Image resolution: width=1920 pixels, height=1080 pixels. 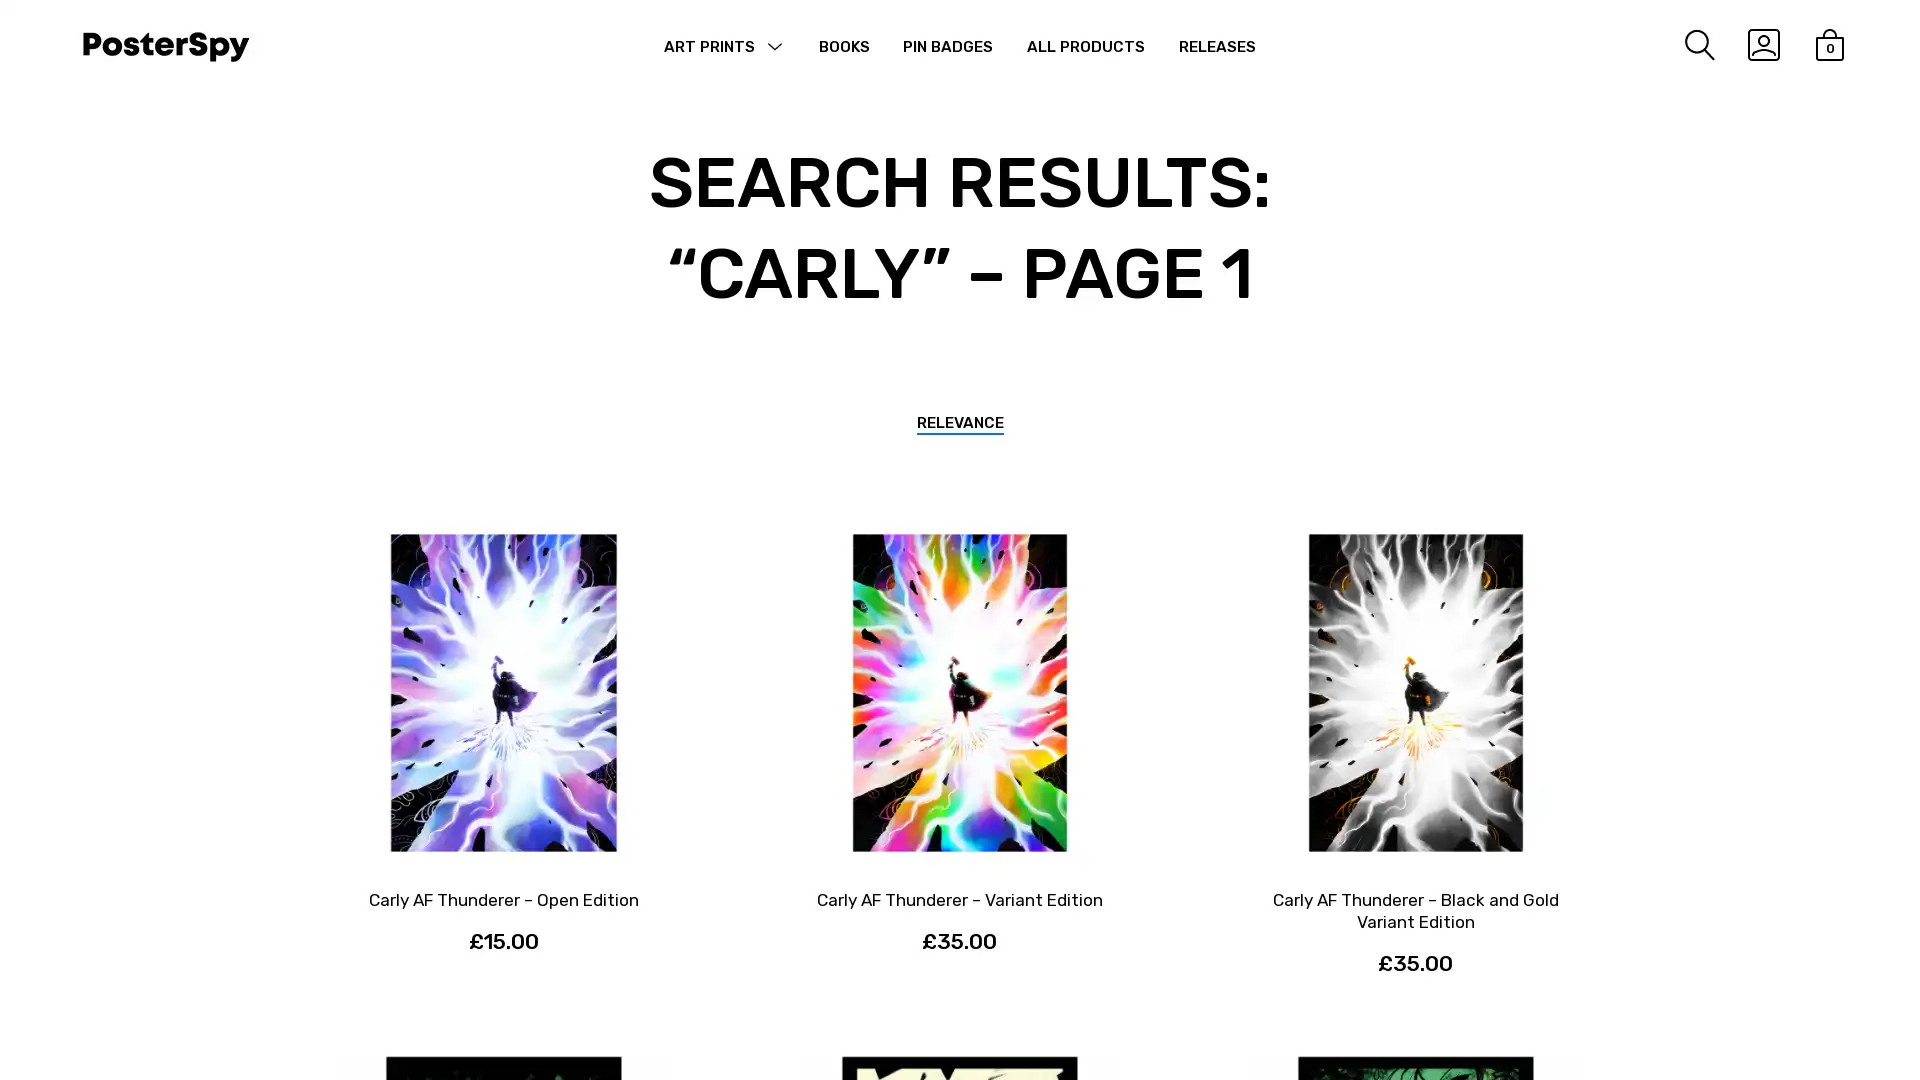 What do you see at coordinates (1814, 45) in the screenshot?
I see `MINICART TOGGLE 0` at bounding box center [1814, 45].